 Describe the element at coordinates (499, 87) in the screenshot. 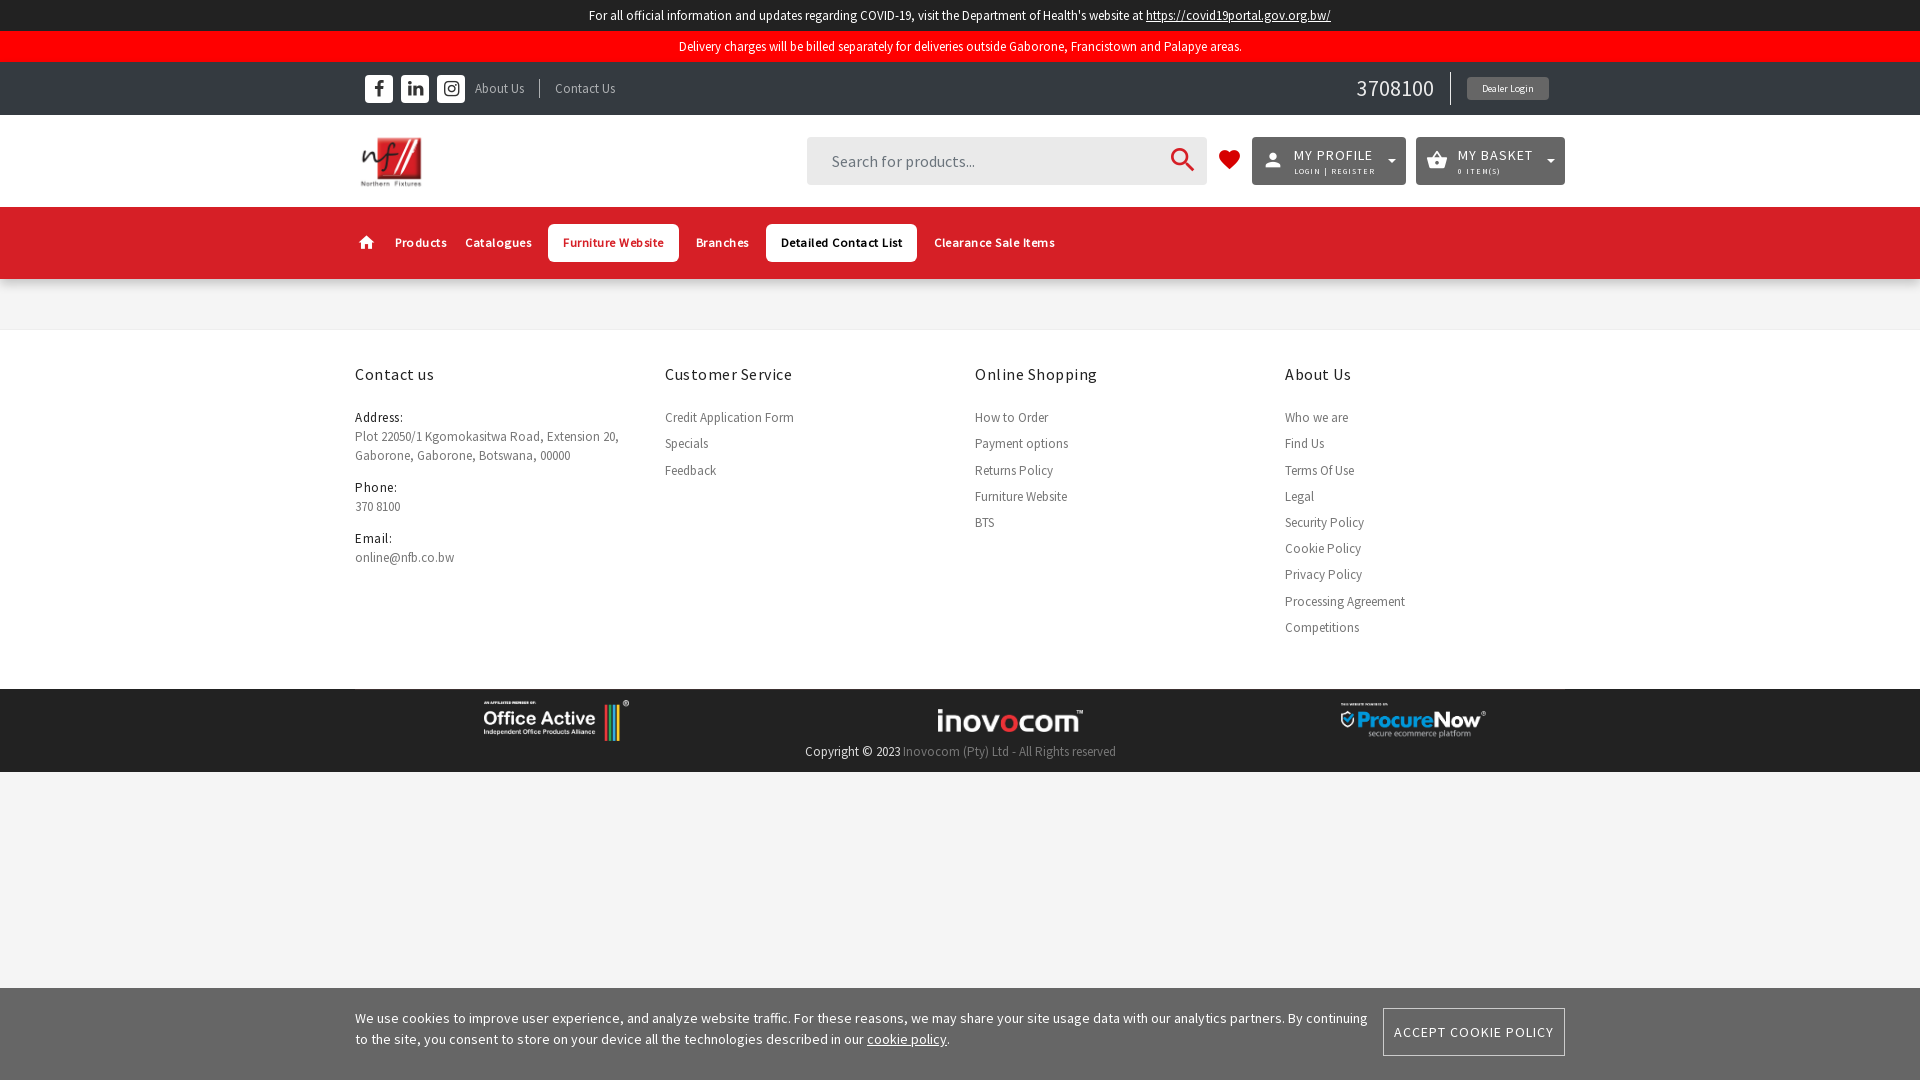

I see `'About Us'` at that location.